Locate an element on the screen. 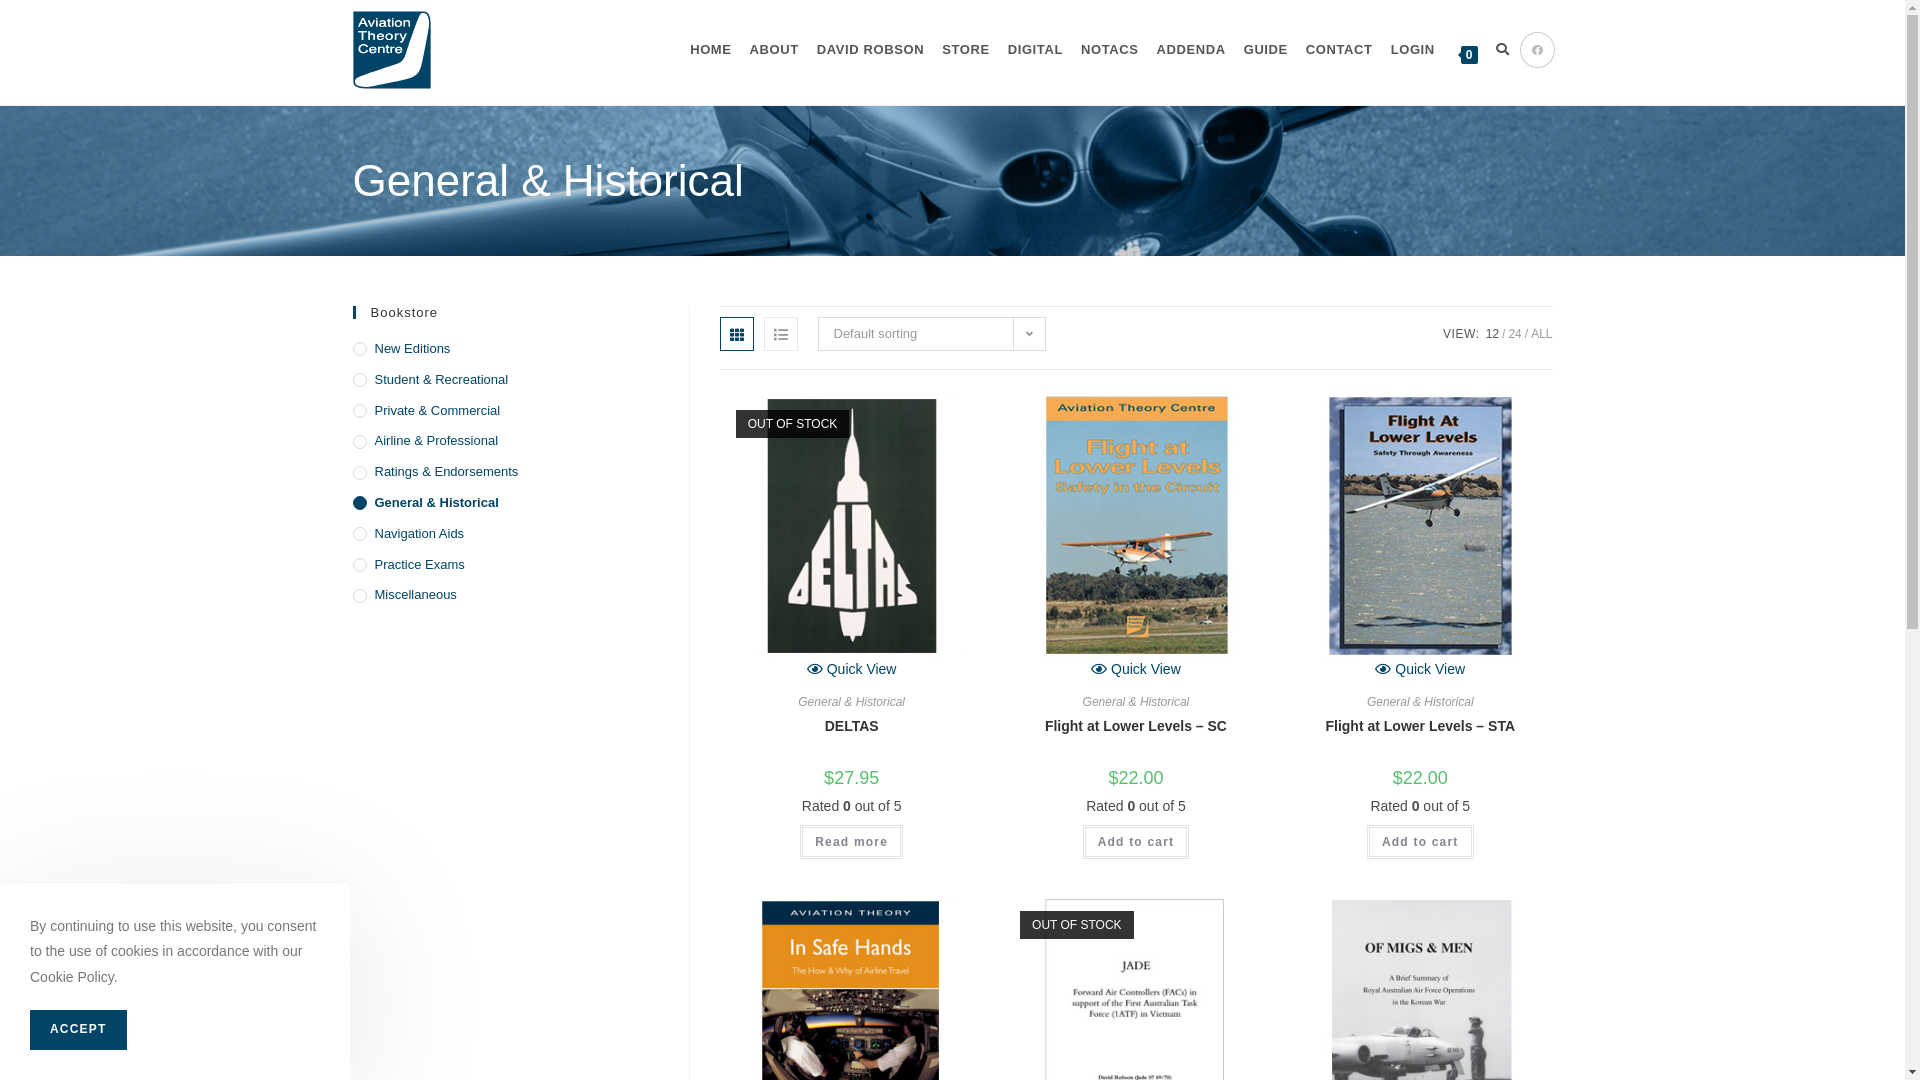 This screenshot has height=1080, width=1920. 'Practice Exams' is located at coordinates (351, 565).